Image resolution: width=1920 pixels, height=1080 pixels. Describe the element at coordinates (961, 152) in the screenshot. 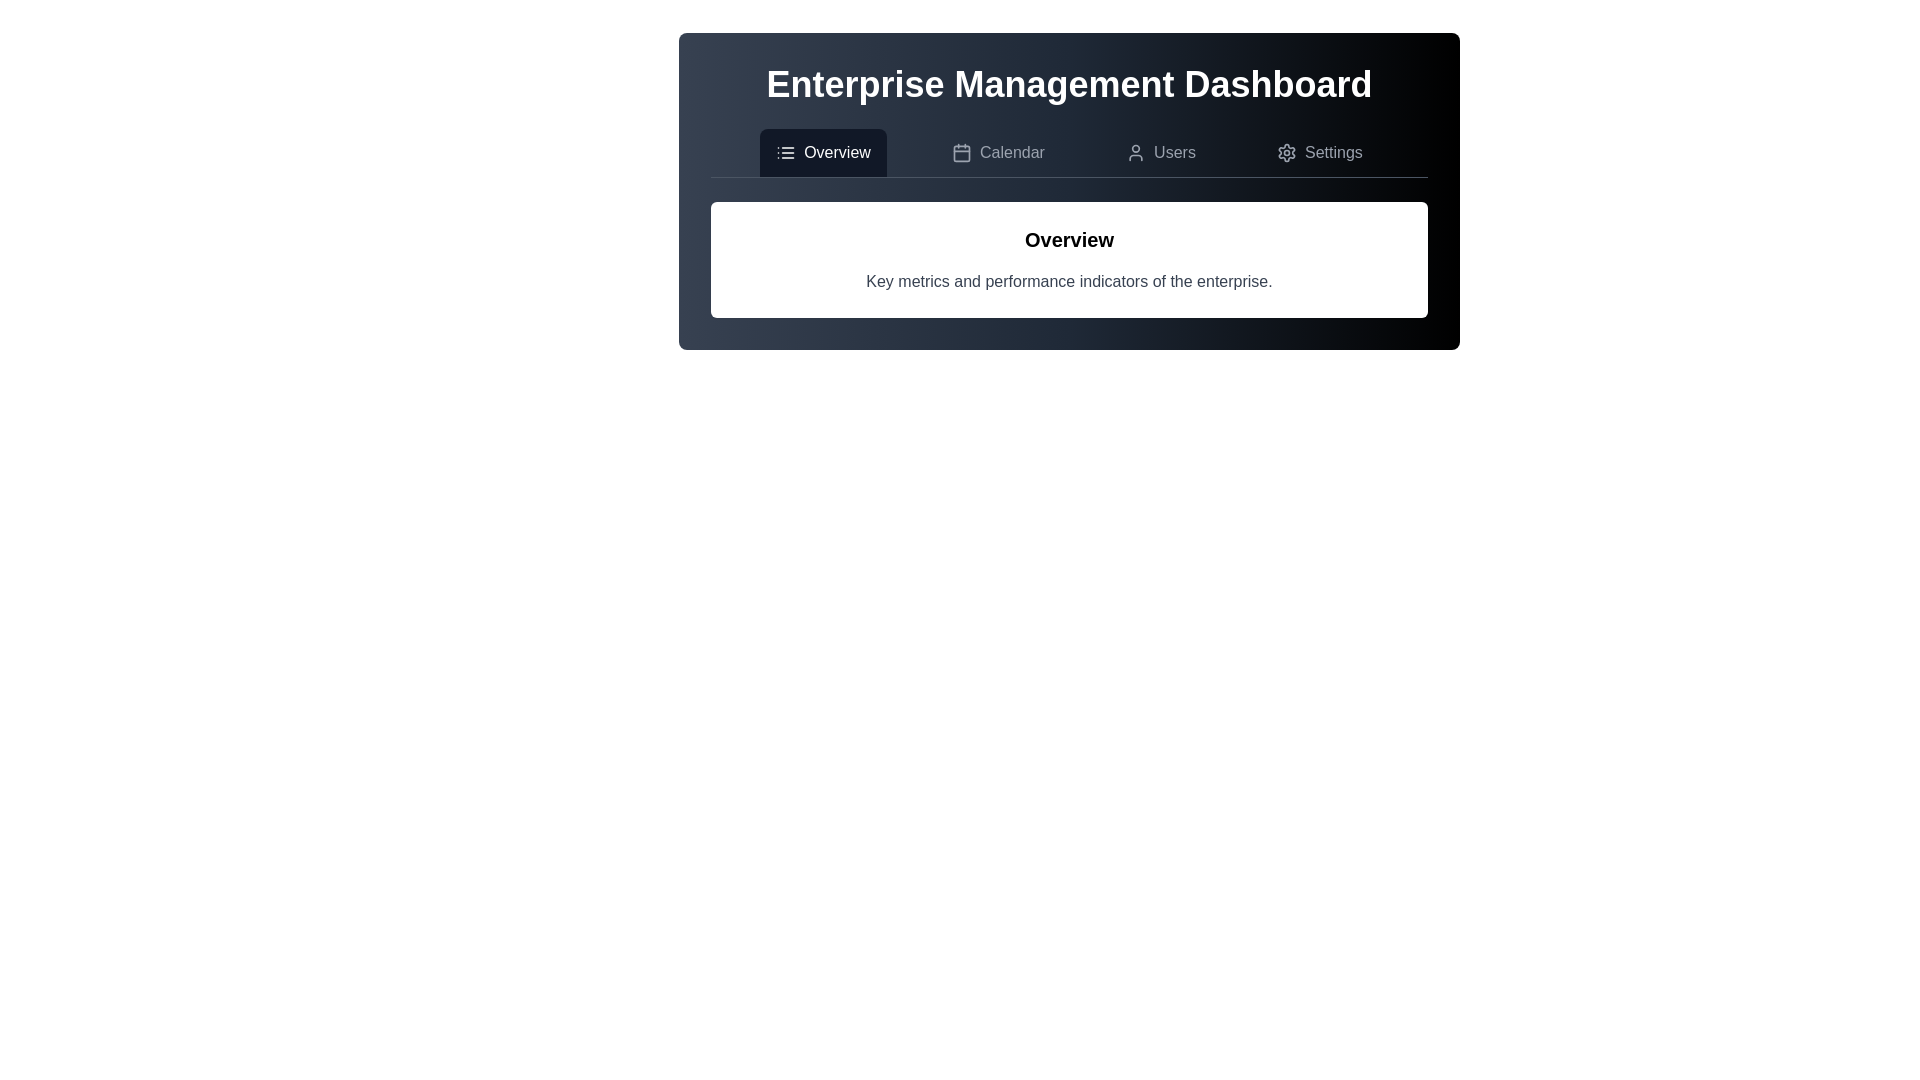

I see `the rounded rectangle element of the calendar icon located in the navigation bar at the top-center of the interface` at that location.